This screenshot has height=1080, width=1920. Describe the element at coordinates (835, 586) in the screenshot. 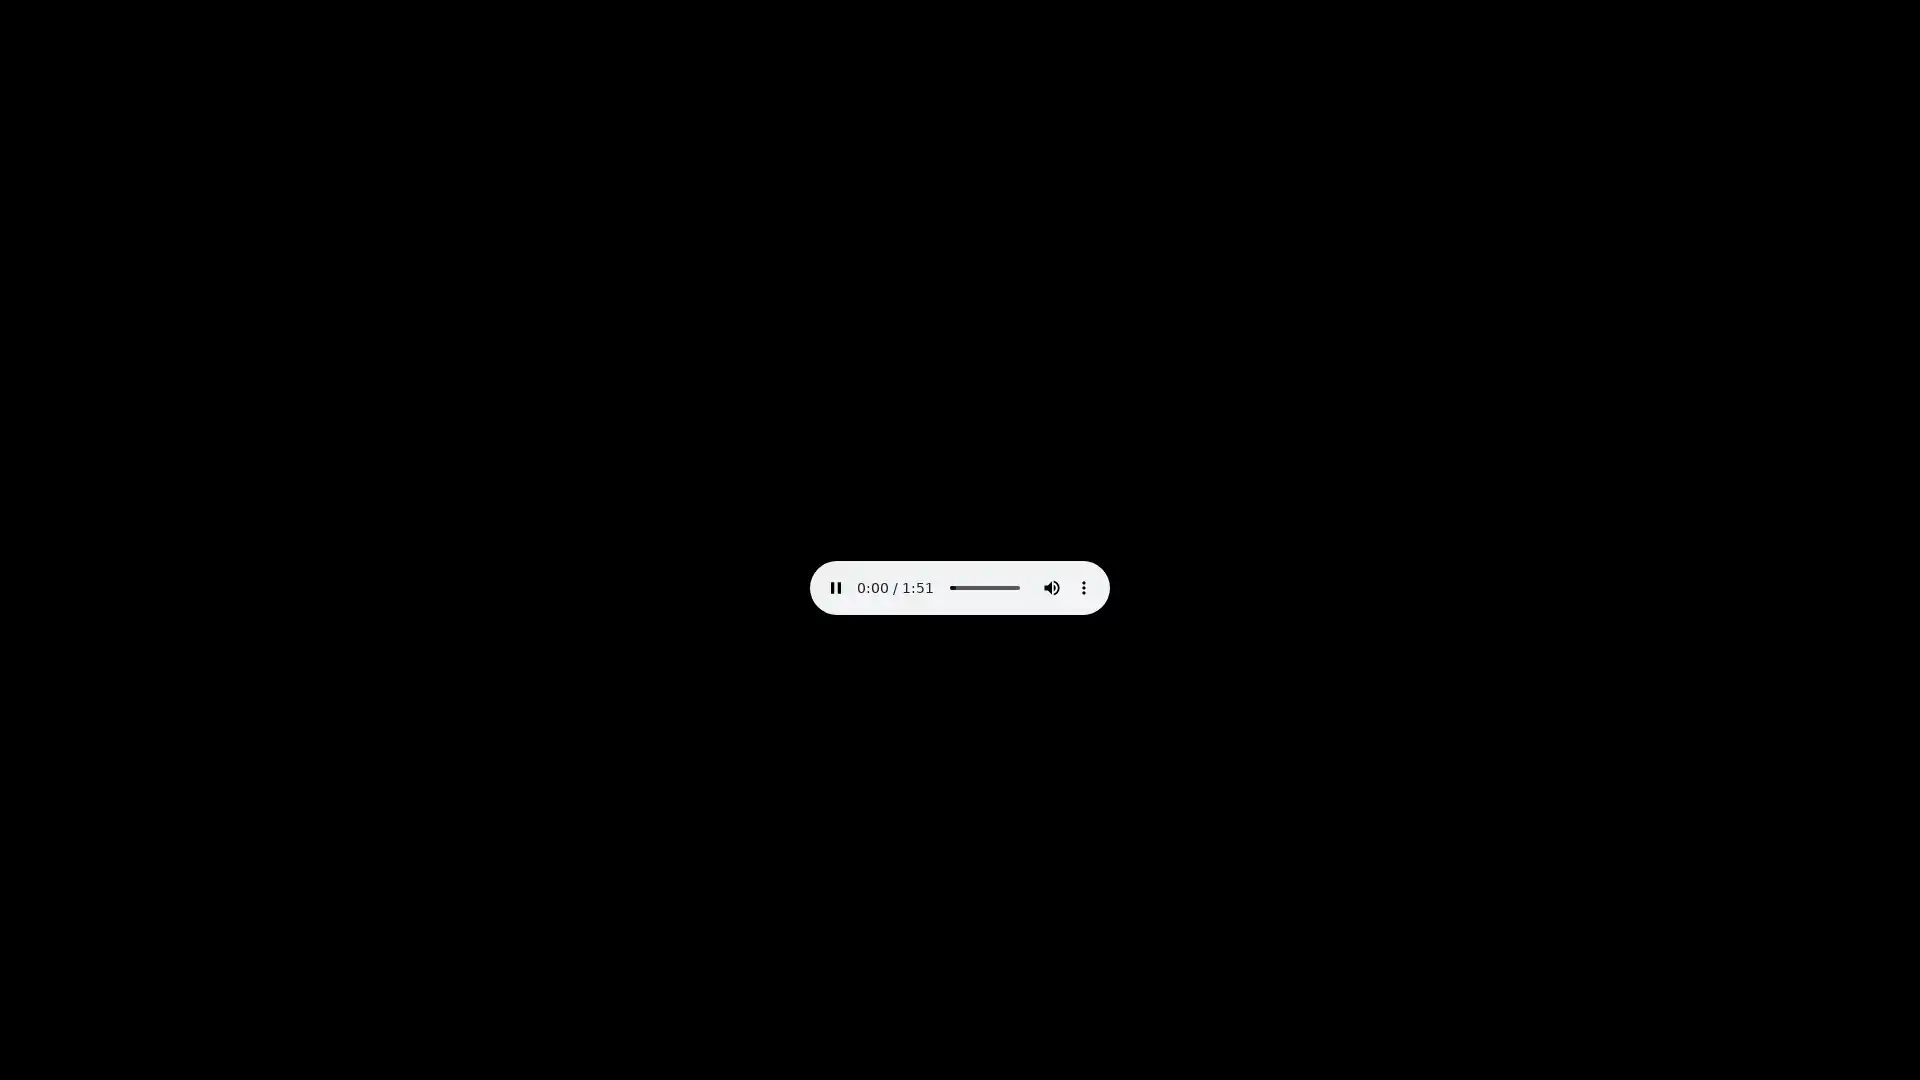

I see `pause` at that location.